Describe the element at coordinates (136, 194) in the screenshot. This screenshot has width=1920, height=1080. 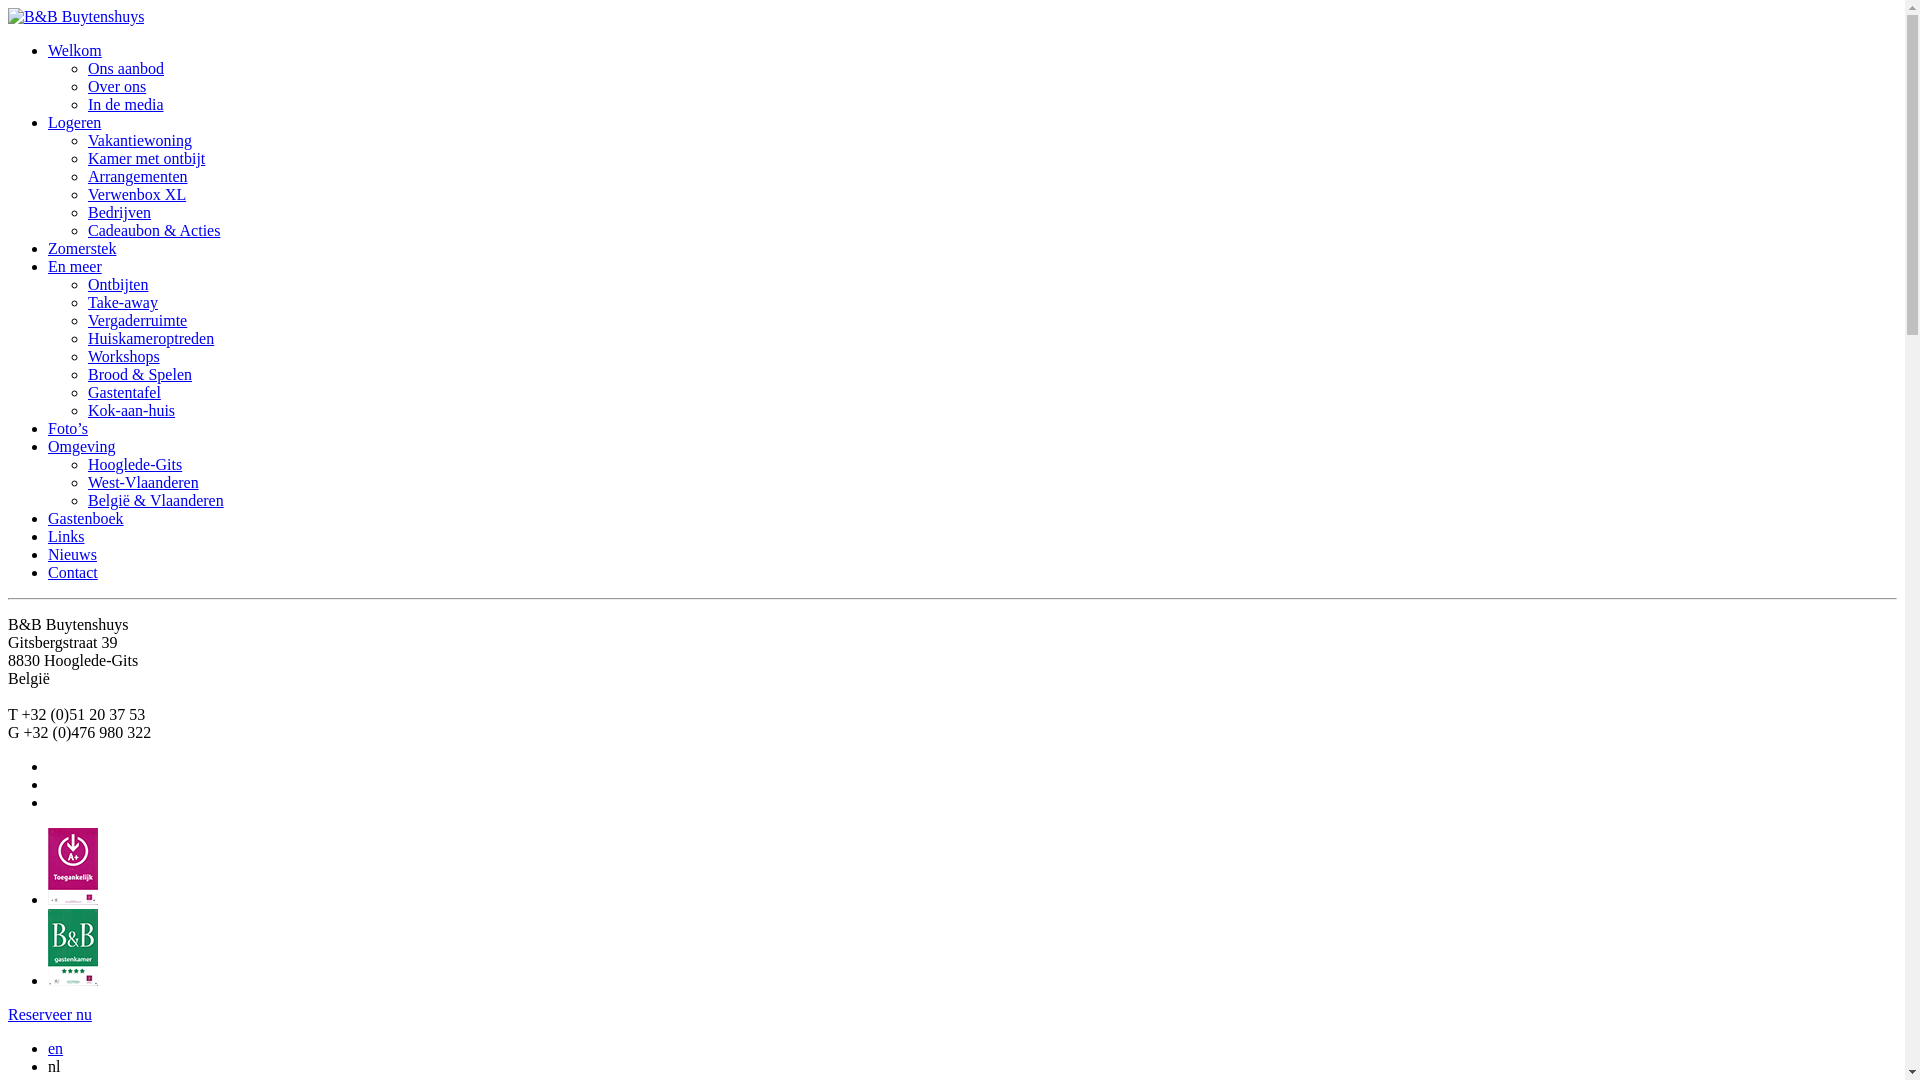
I see `'Verwenbox XL'` at that location.